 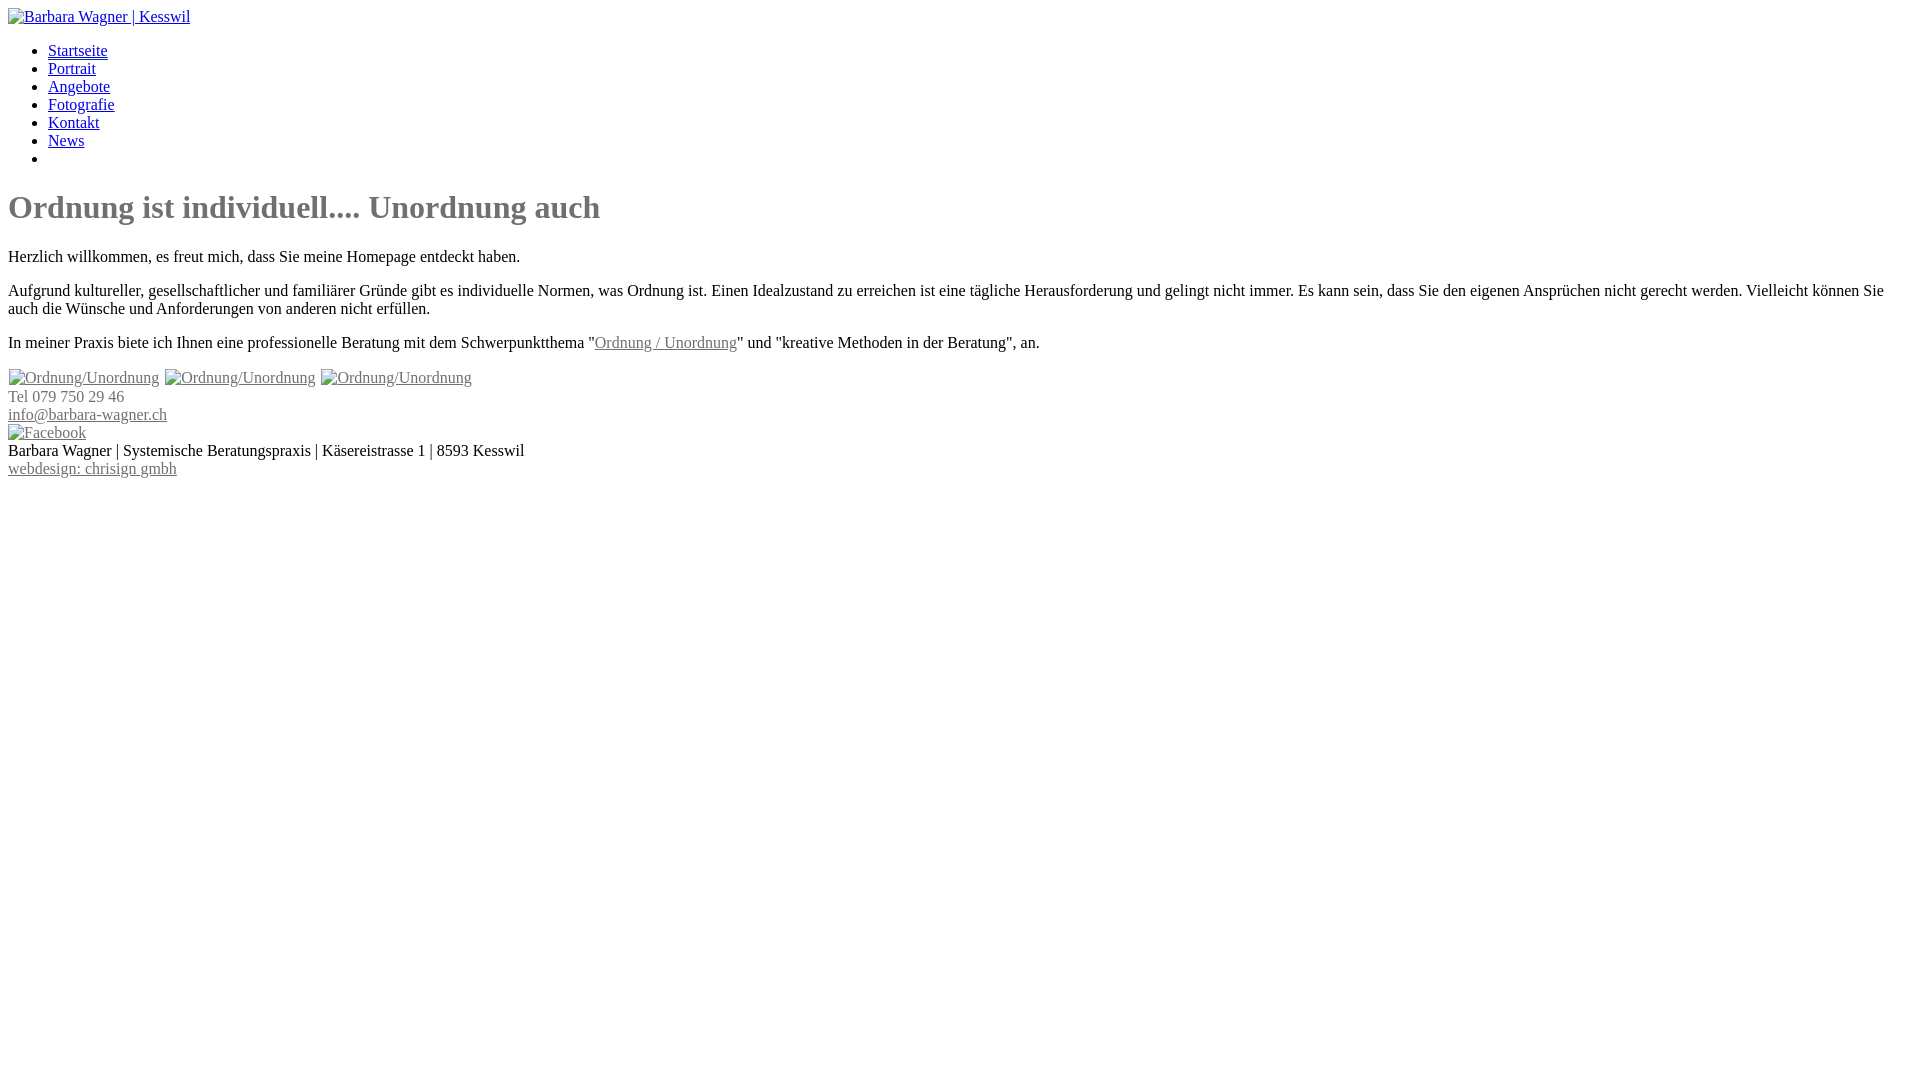 What do you see at coordinates (8, 377) in the screenshot?
I see `'Ordnung/Unordnung'` at bounding box center [8, 377].